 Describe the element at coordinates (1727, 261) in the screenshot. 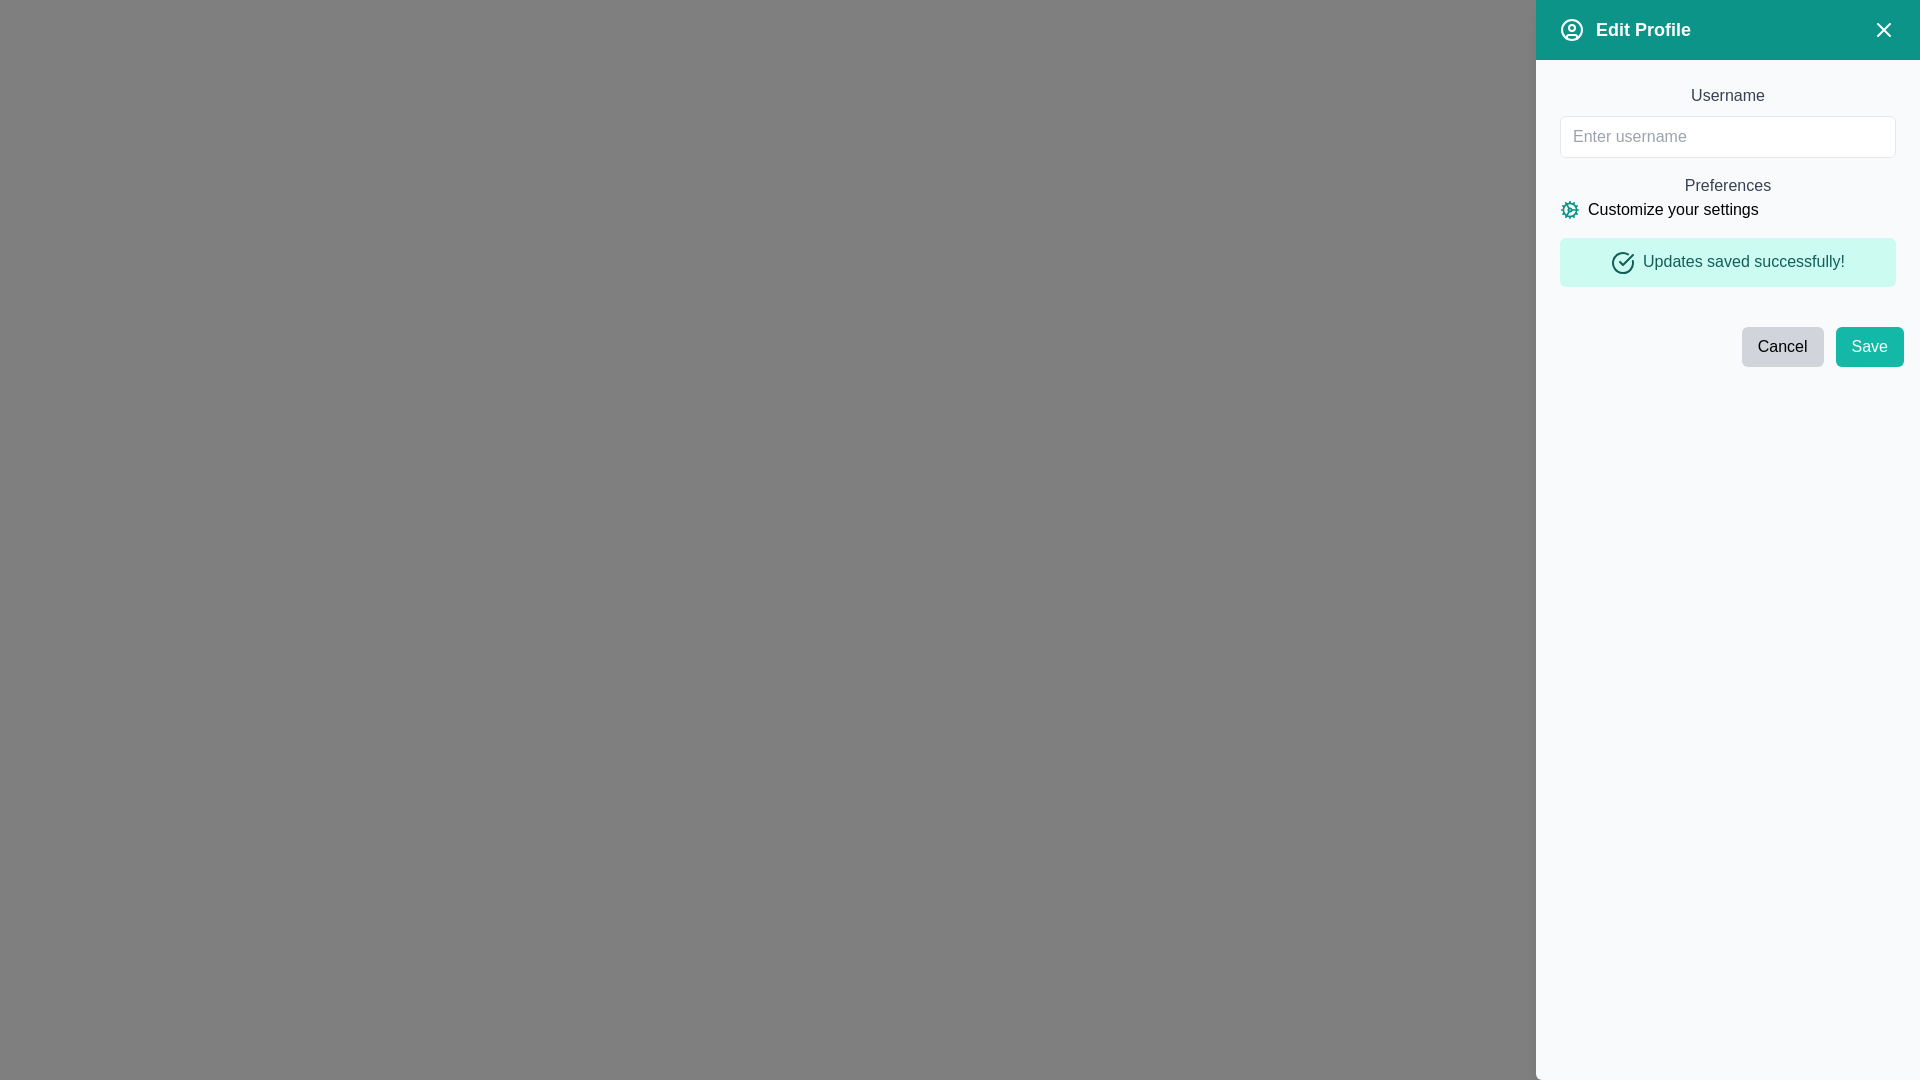

I see `the Feedback banner that confirms successful saving of profile updates, located near the center-right of the interface, below the 'Customize your settings' label and above the 'Cancel' and 'Save' buttons` at that location.